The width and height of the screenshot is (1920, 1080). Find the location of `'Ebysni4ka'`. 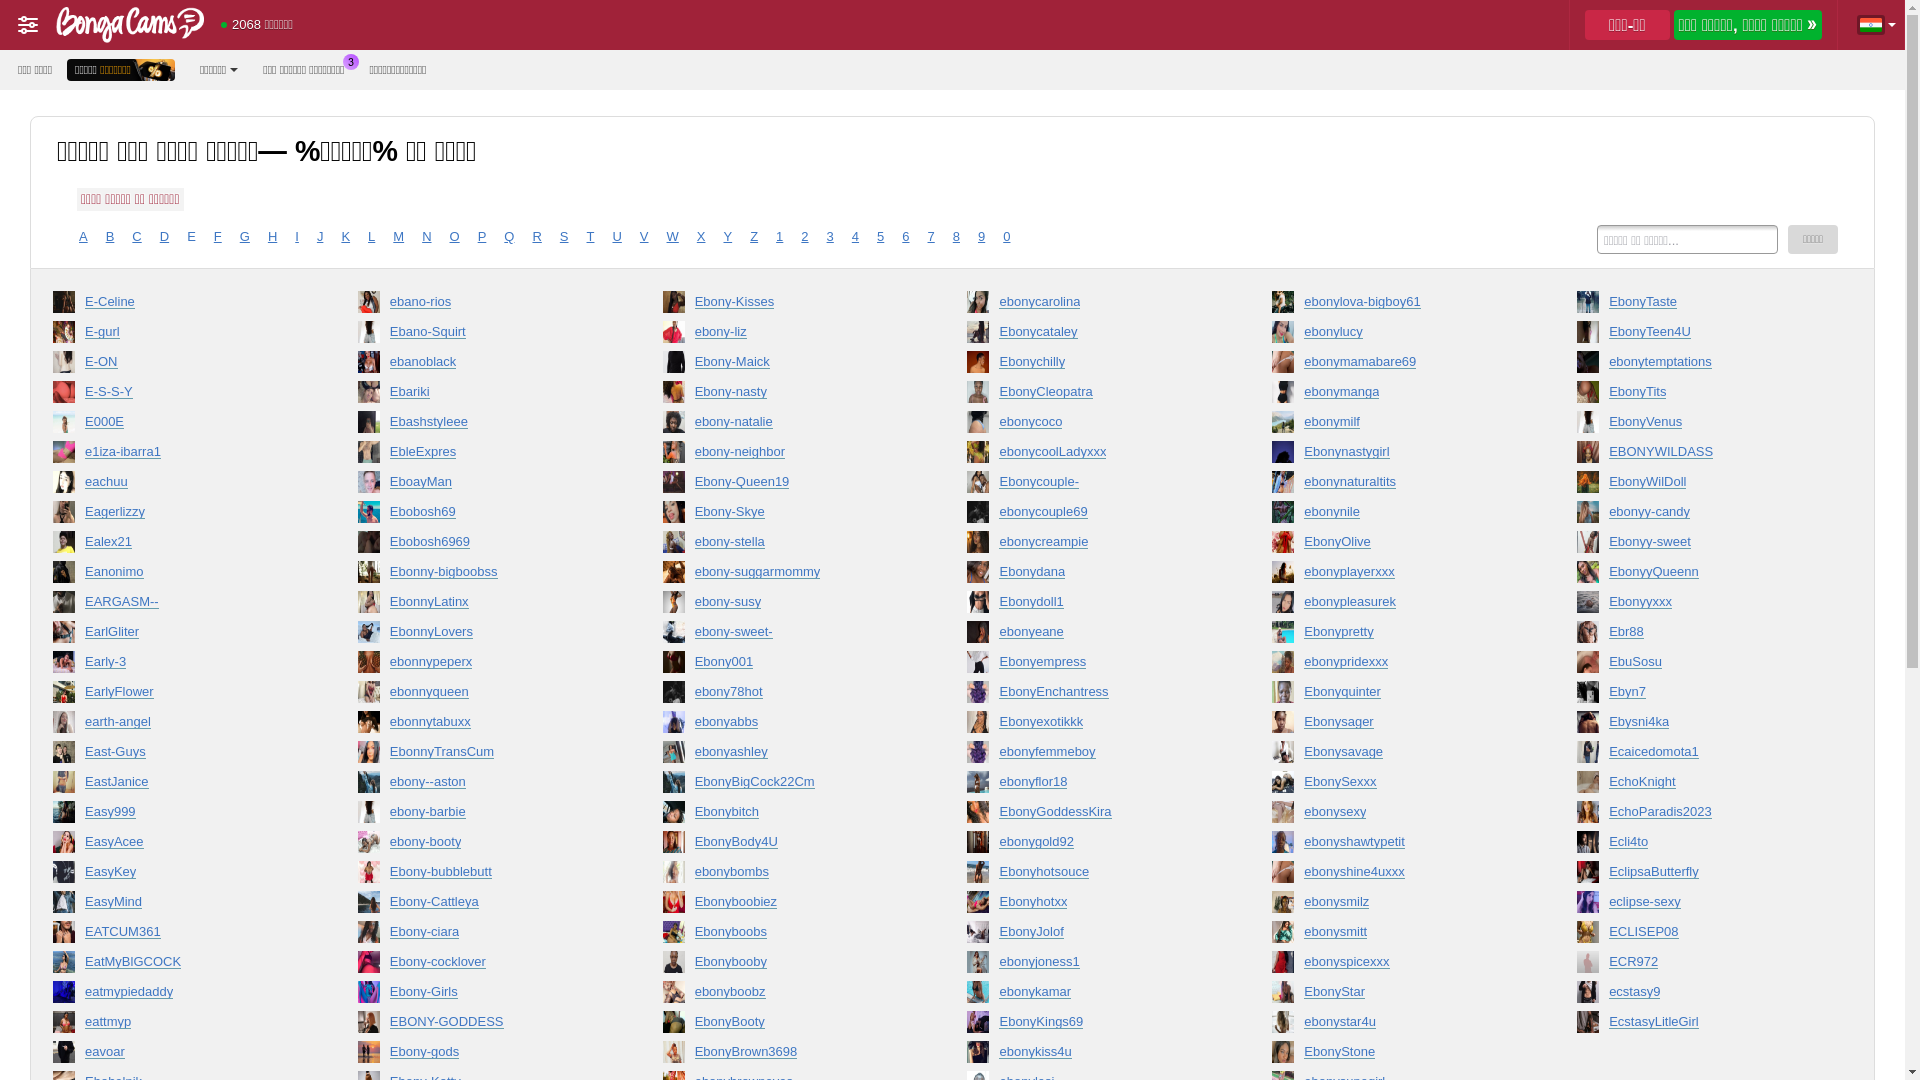

'Ebysni4ka' is located at coordinates (1699, 725).